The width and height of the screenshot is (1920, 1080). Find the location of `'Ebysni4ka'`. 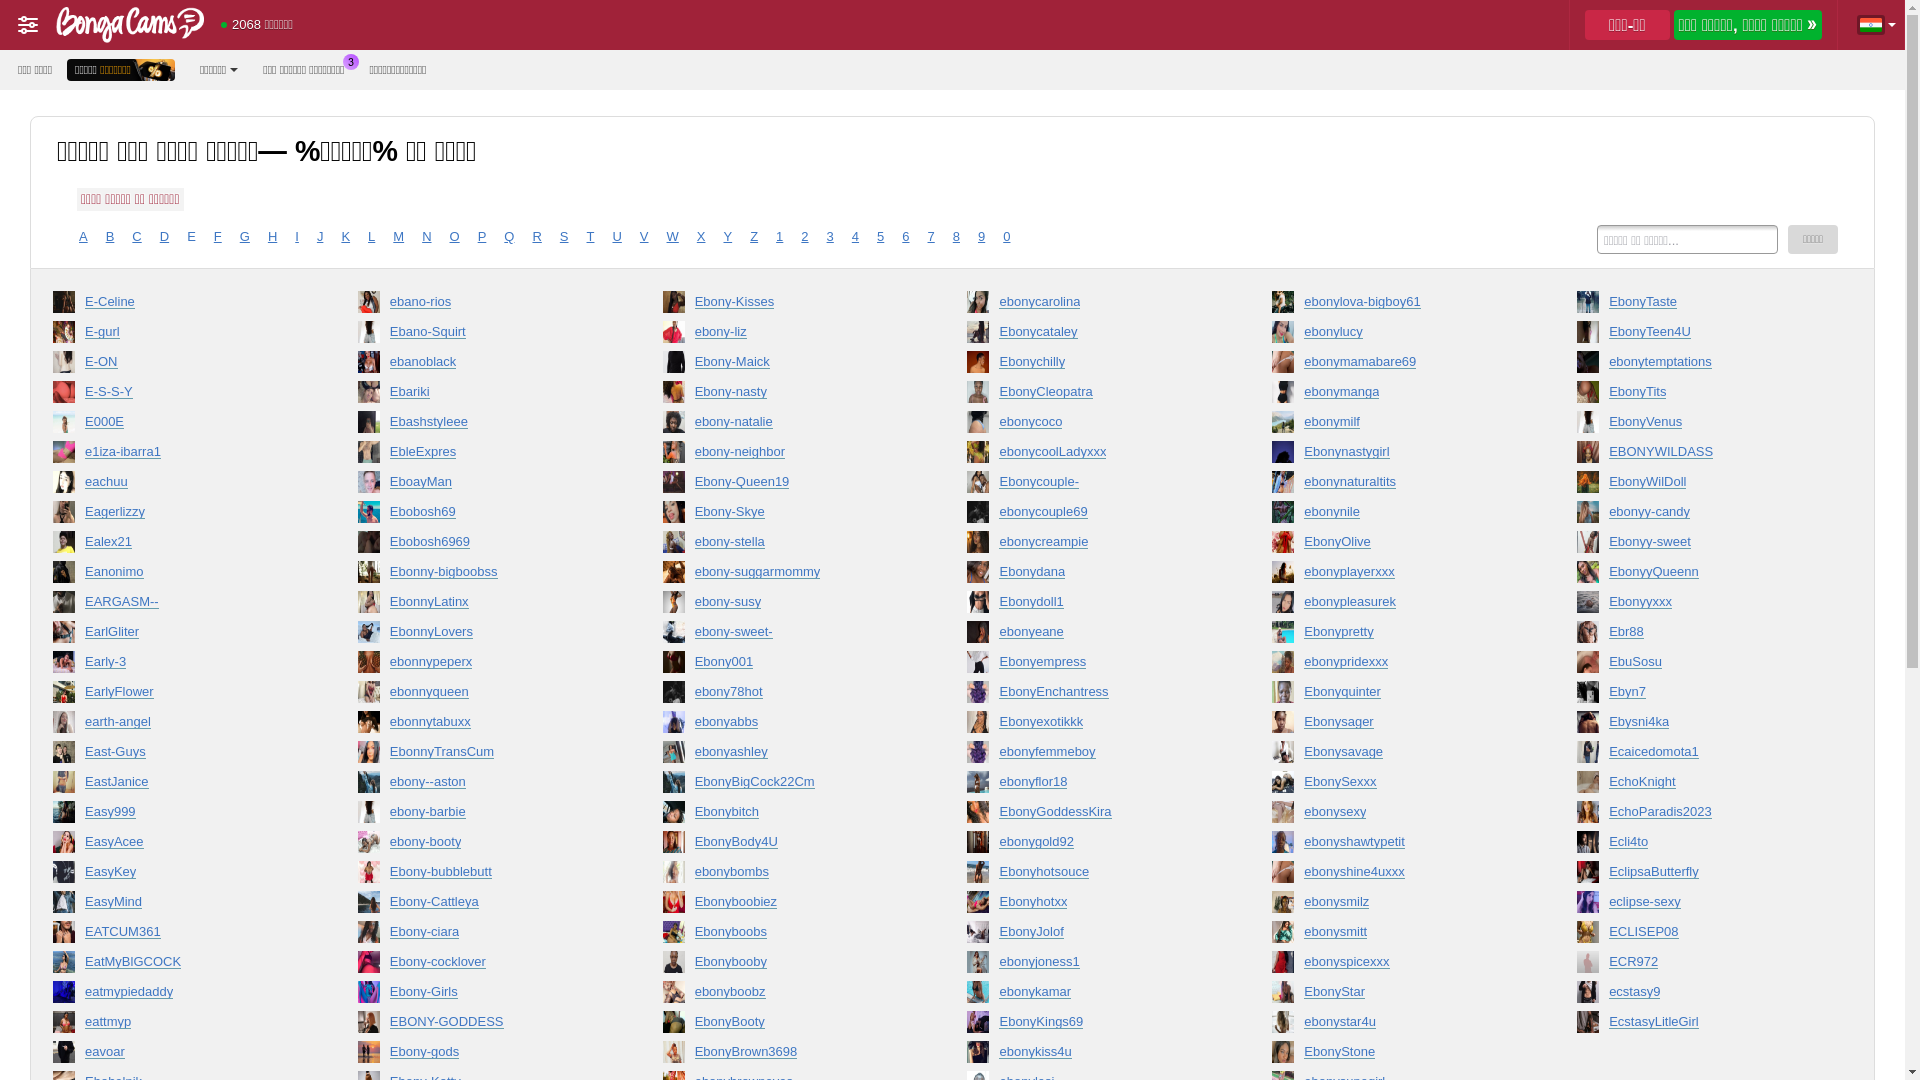

'Ebysni4ka' is located at coordinates (1699, 725).